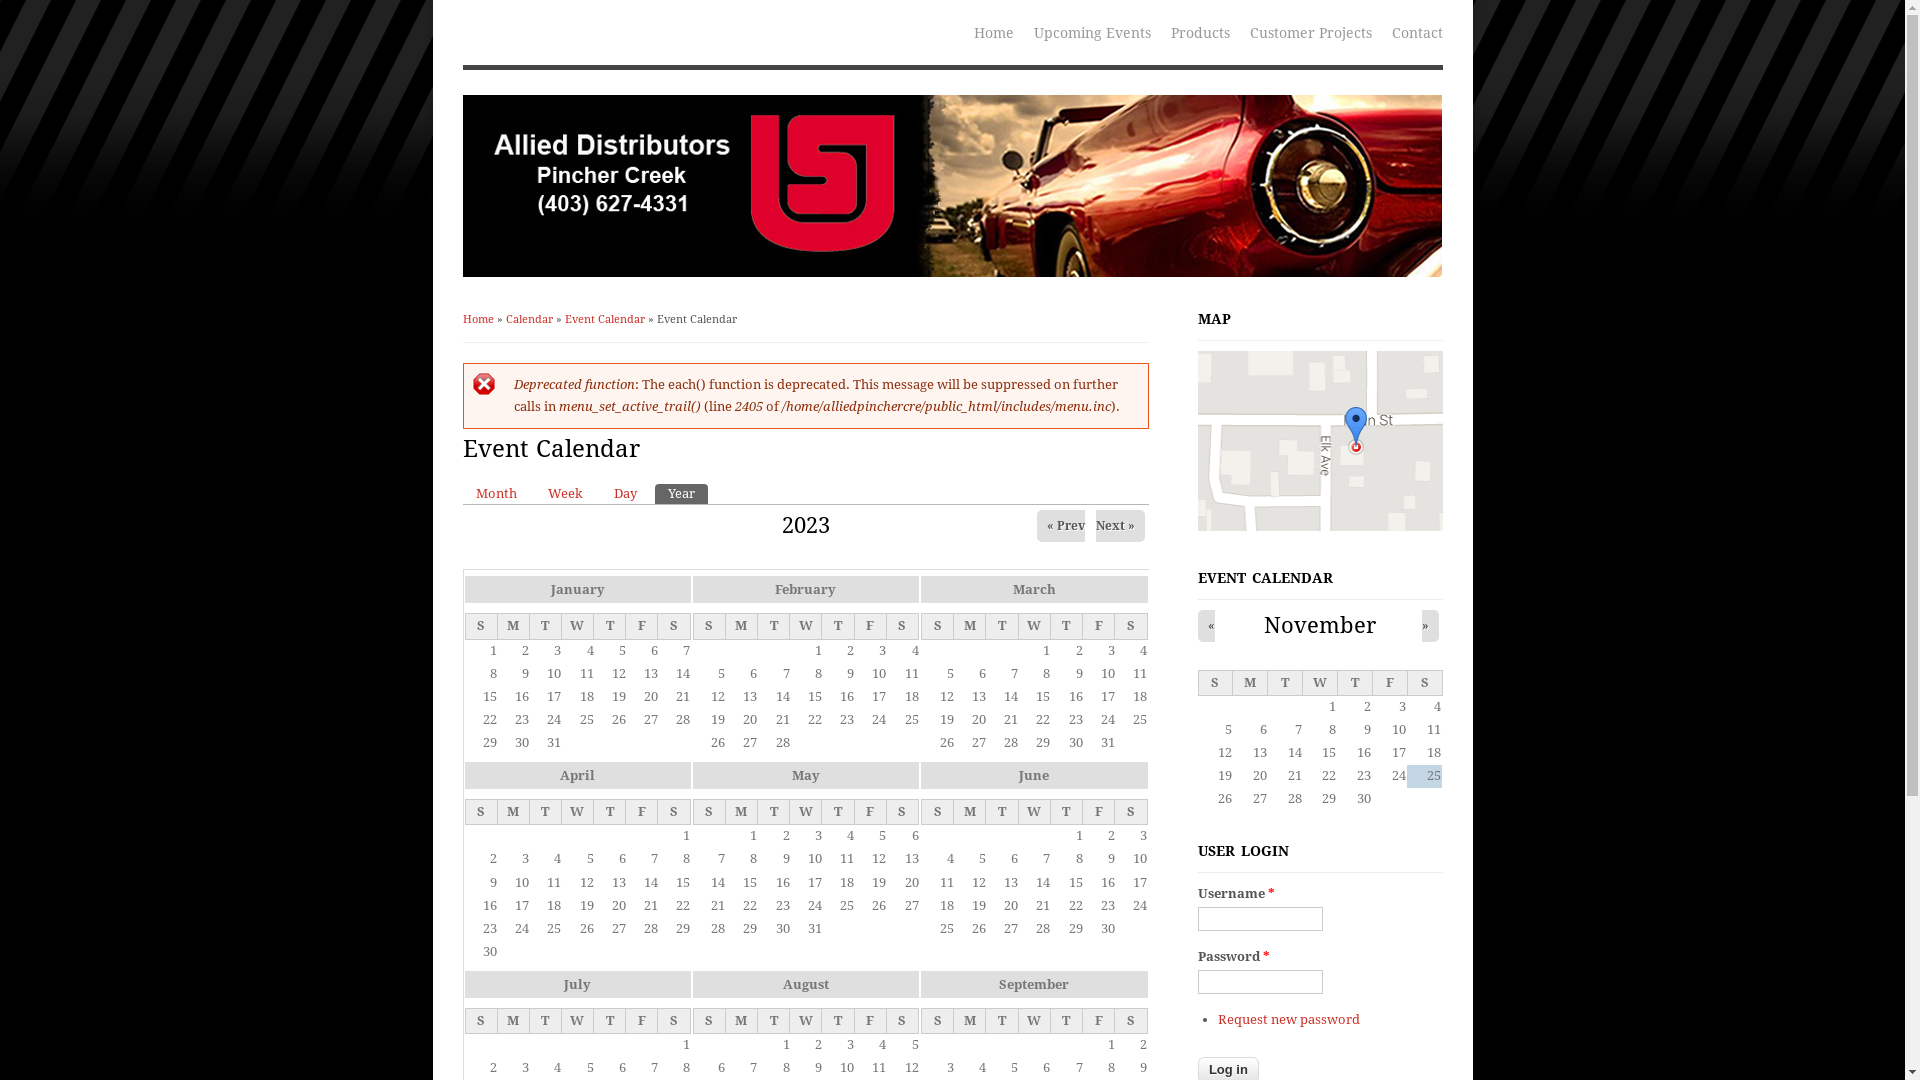 The height and width of the screenshot is (1080, 1920). Describe the element at coordinates (623, 493) in the screenshot. I see `'Day'` at that location.